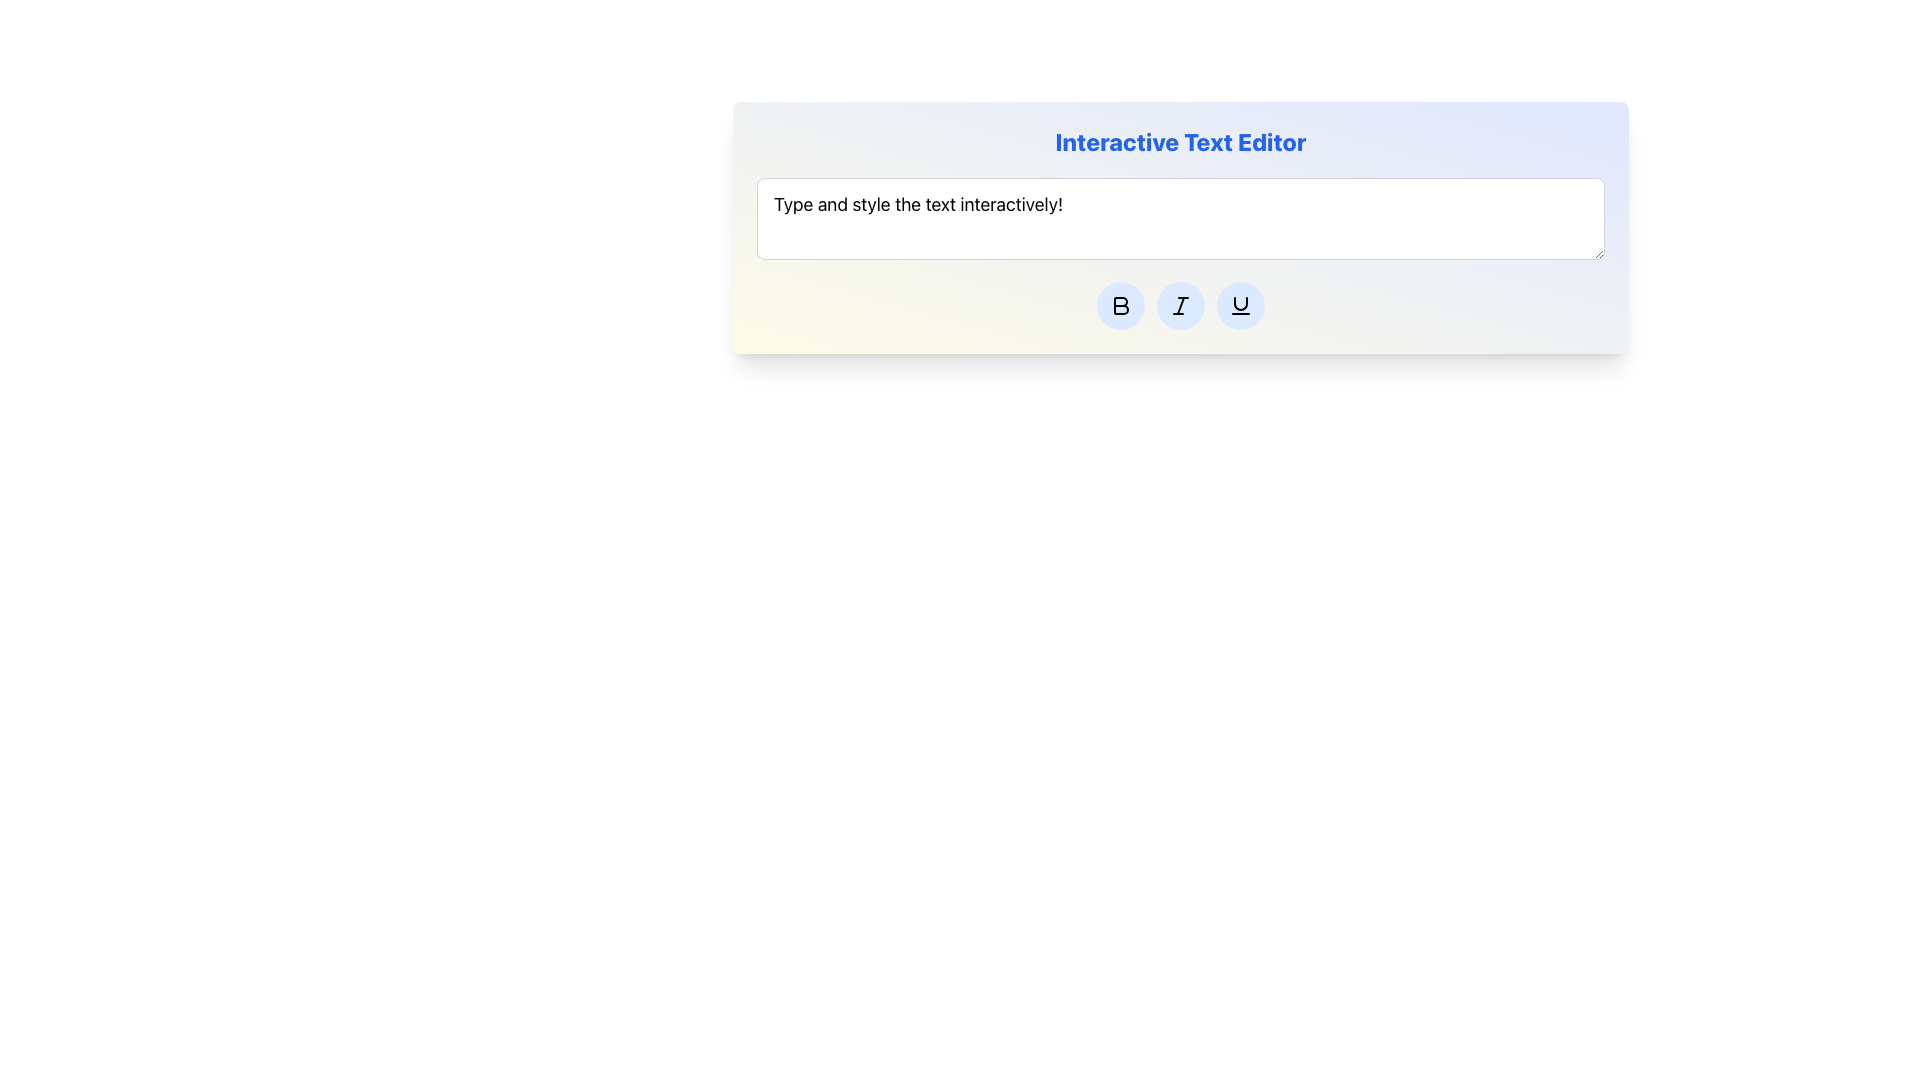  What do you see at coordinates (1240, 305) in the screenshot?
I see `the underline icon button located at the far right of the row of three buttons beneath the 'Interactive Text Editor'` at bounding box center [1240, 305].